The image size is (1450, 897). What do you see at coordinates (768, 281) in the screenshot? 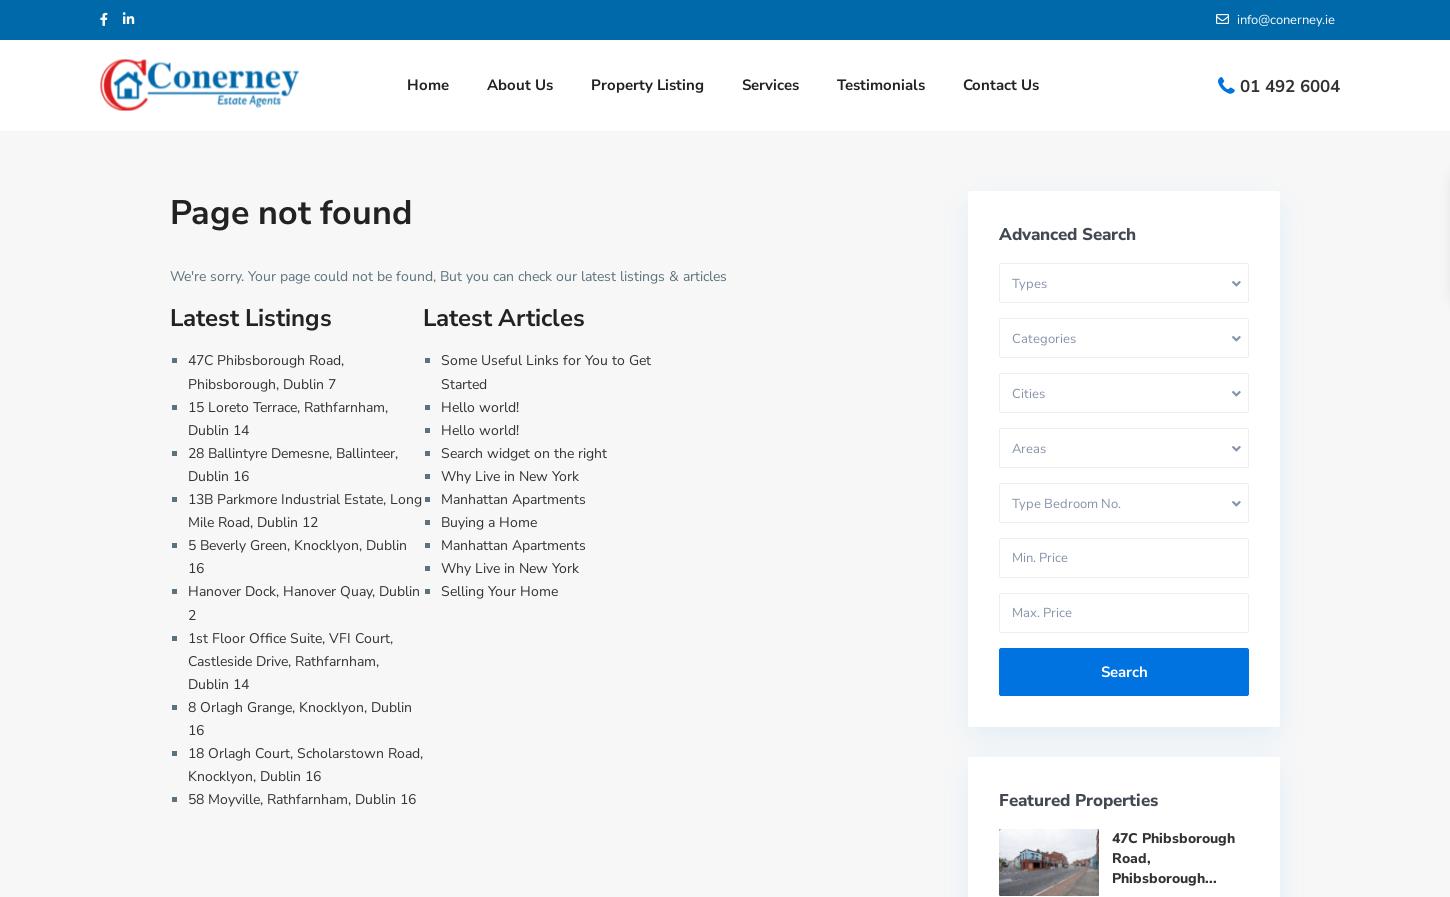
I see `'Letting Service'` at bounding box center [768, 281].